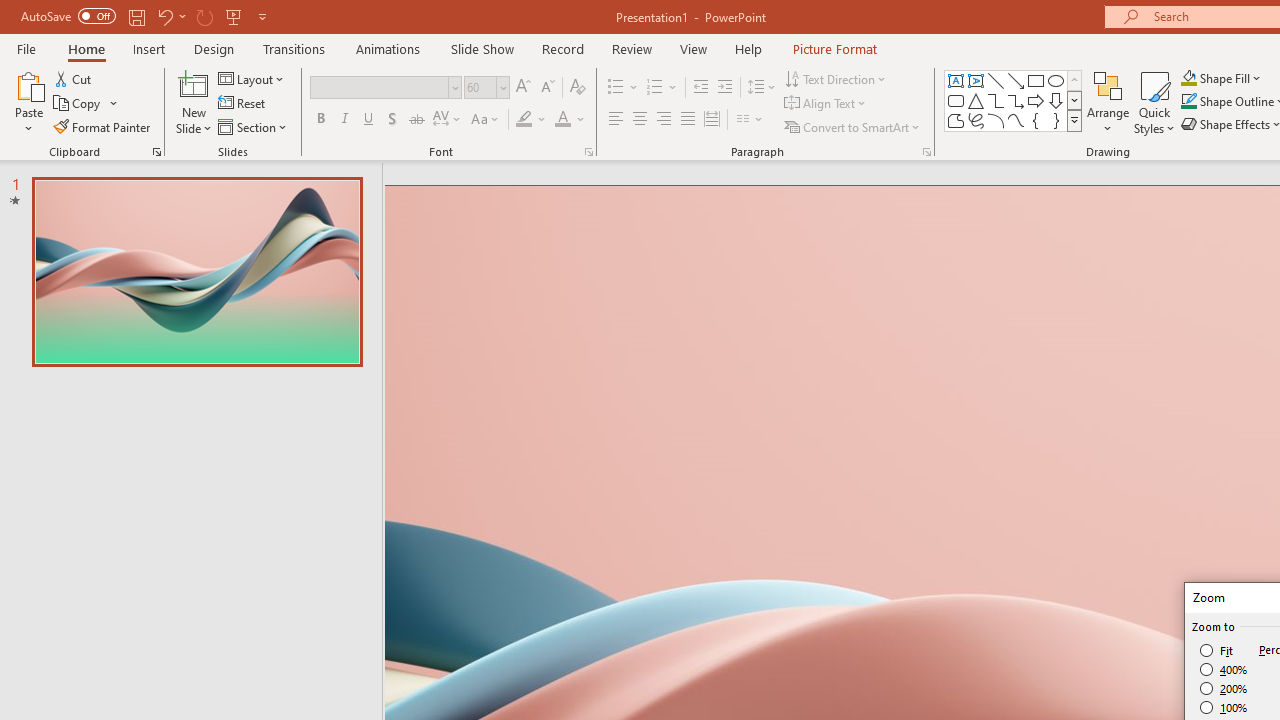 Image resolution: width=1280 pixels, height=720 pixels. What do you see at coordinates (1073, 100) in the screenshot?
I see `'Row Down'` at bounding box center [1073, 100].